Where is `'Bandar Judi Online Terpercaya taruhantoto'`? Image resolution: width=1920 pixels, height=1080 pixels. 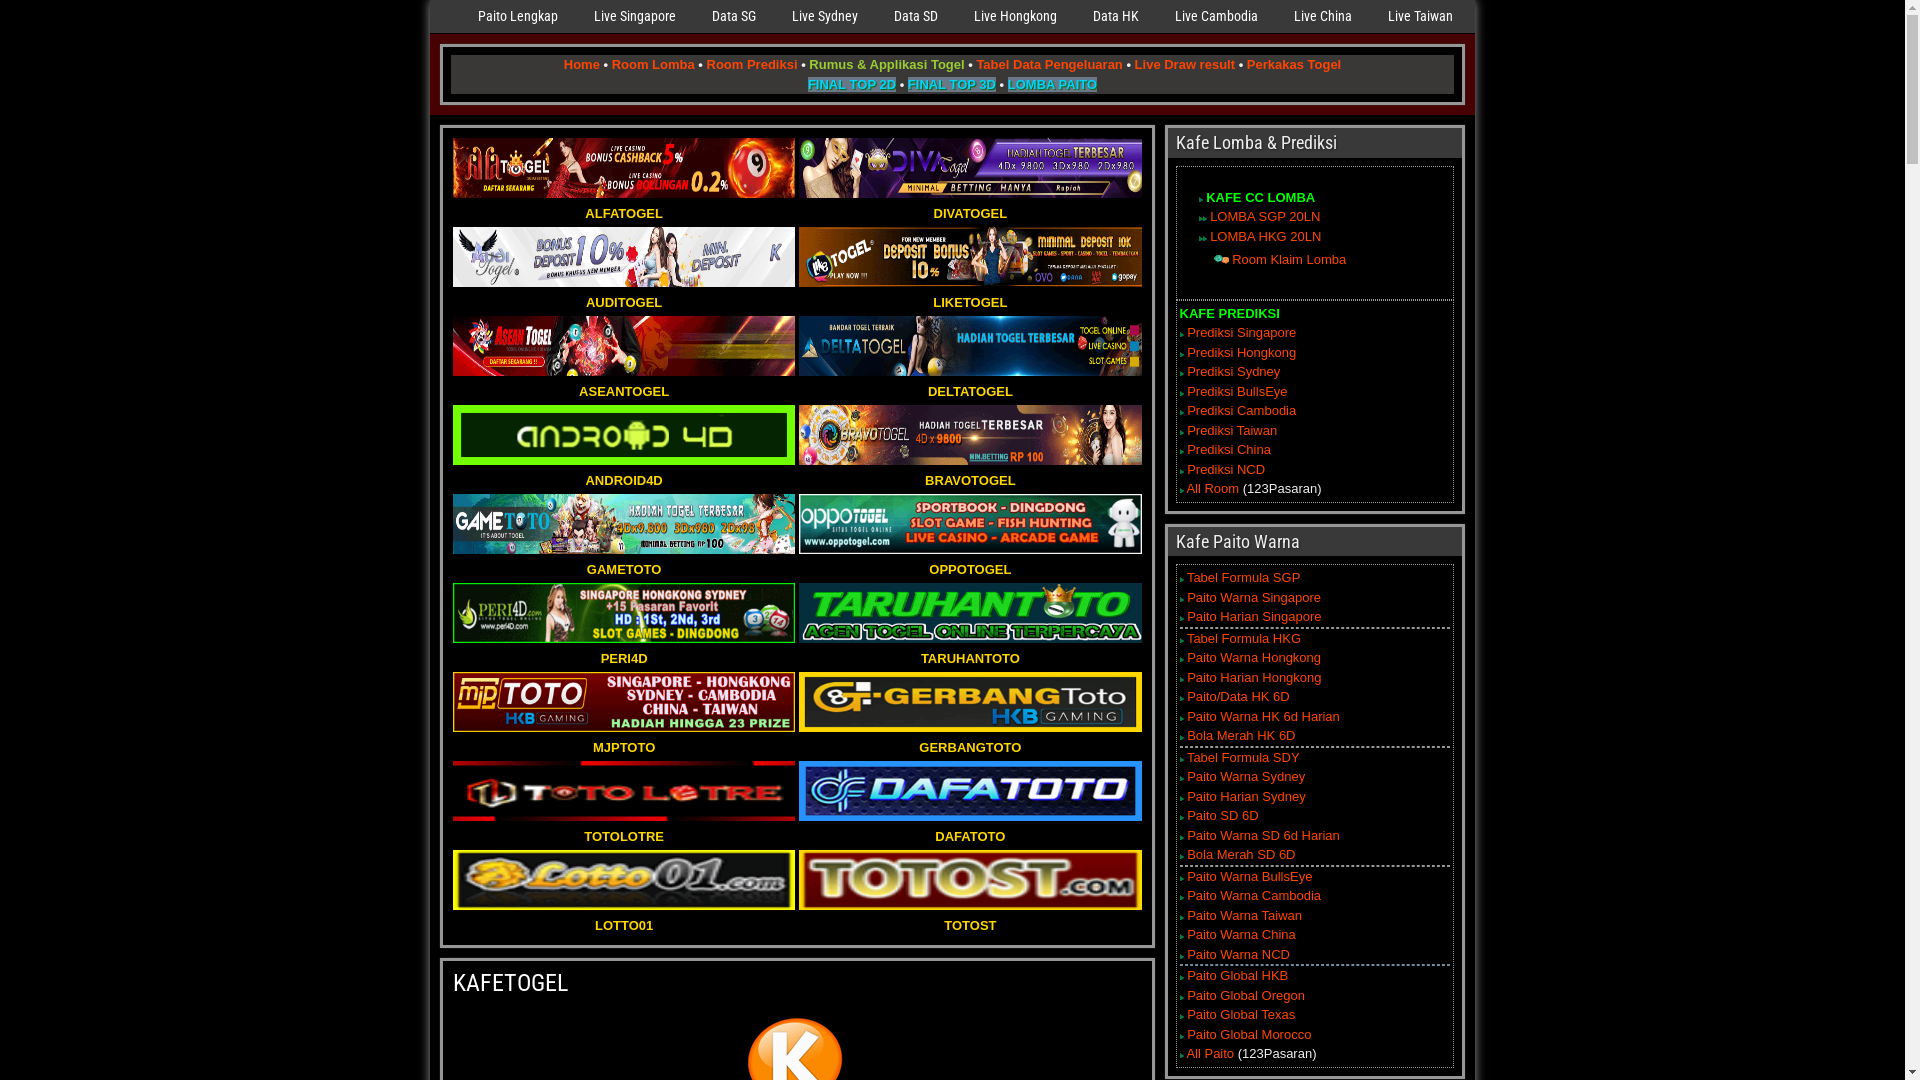 'Bandar Judi Online Terpercaya taruhantoto' is located at coordinates (969, 612).